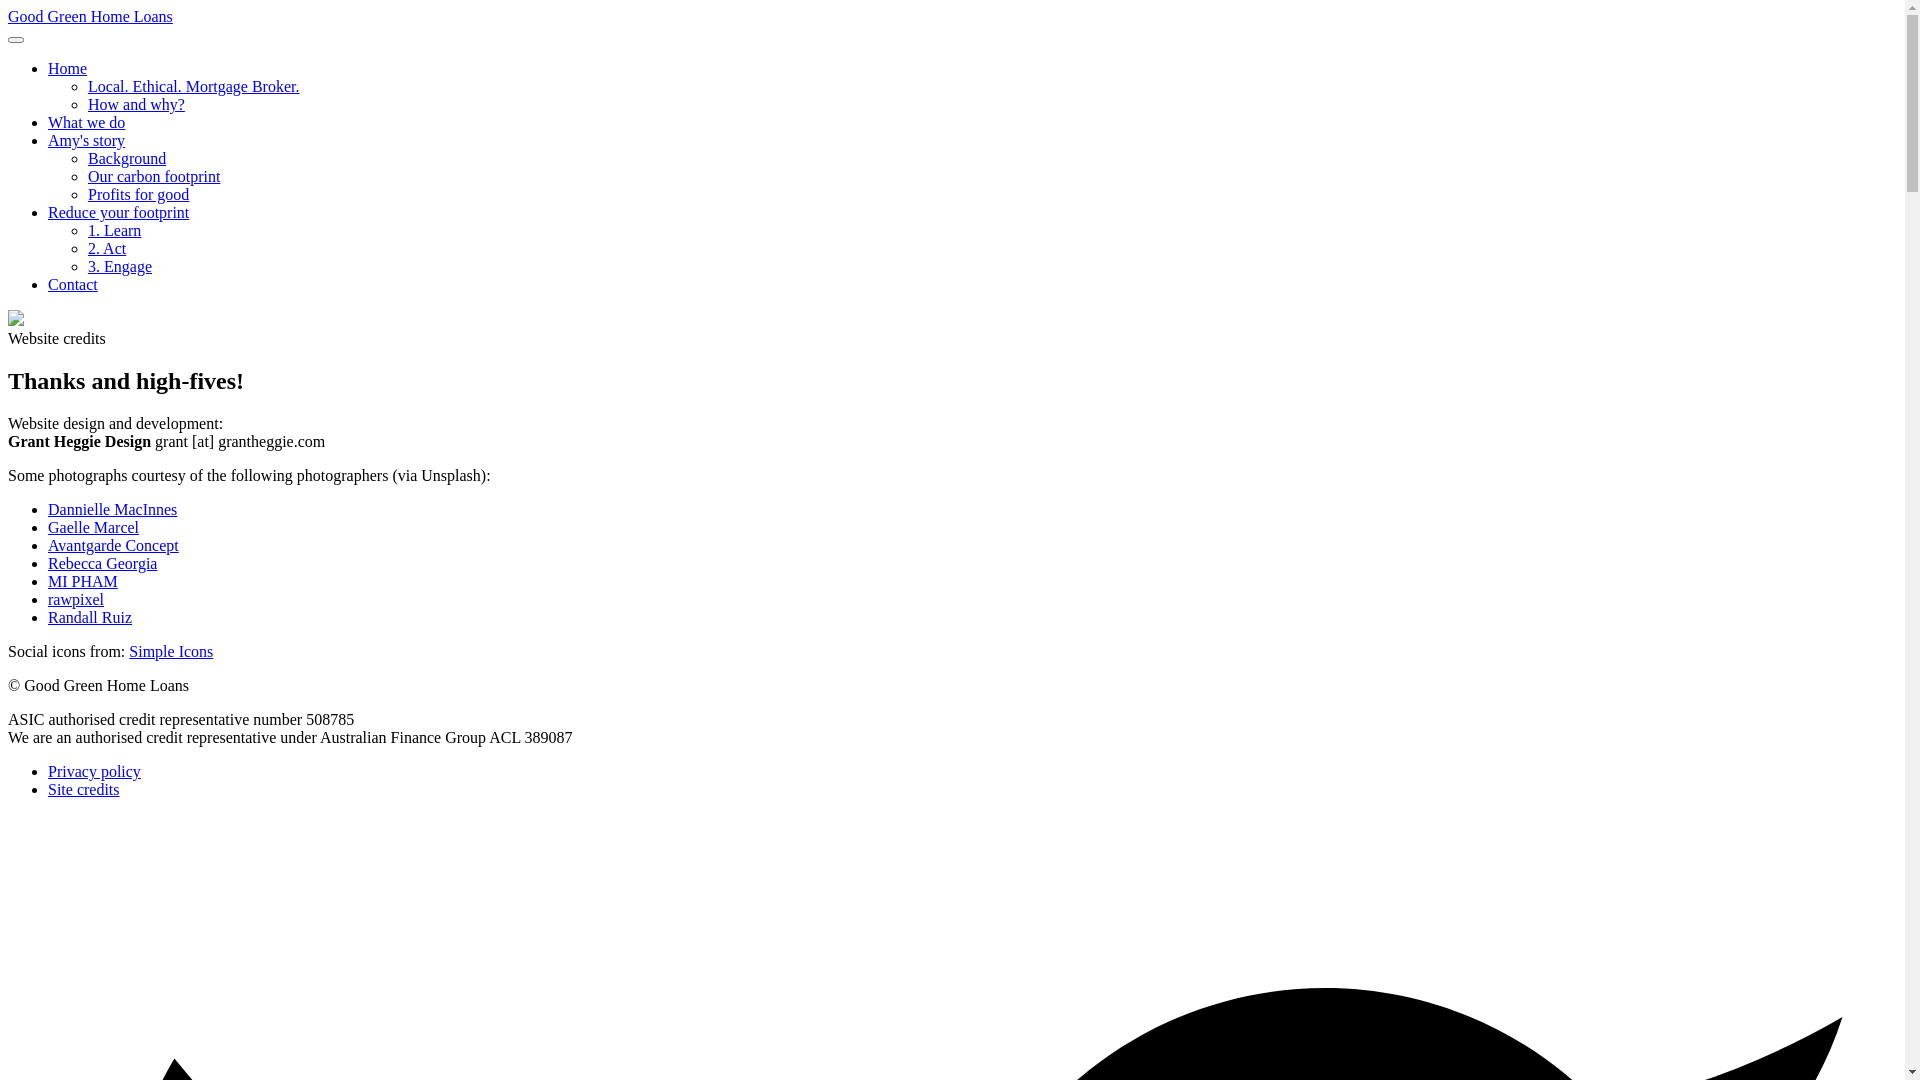  What do you see at coordinates (48, 581) in the screenshot?
I see `'MI PHAM'` at bounding box center [48, 581].